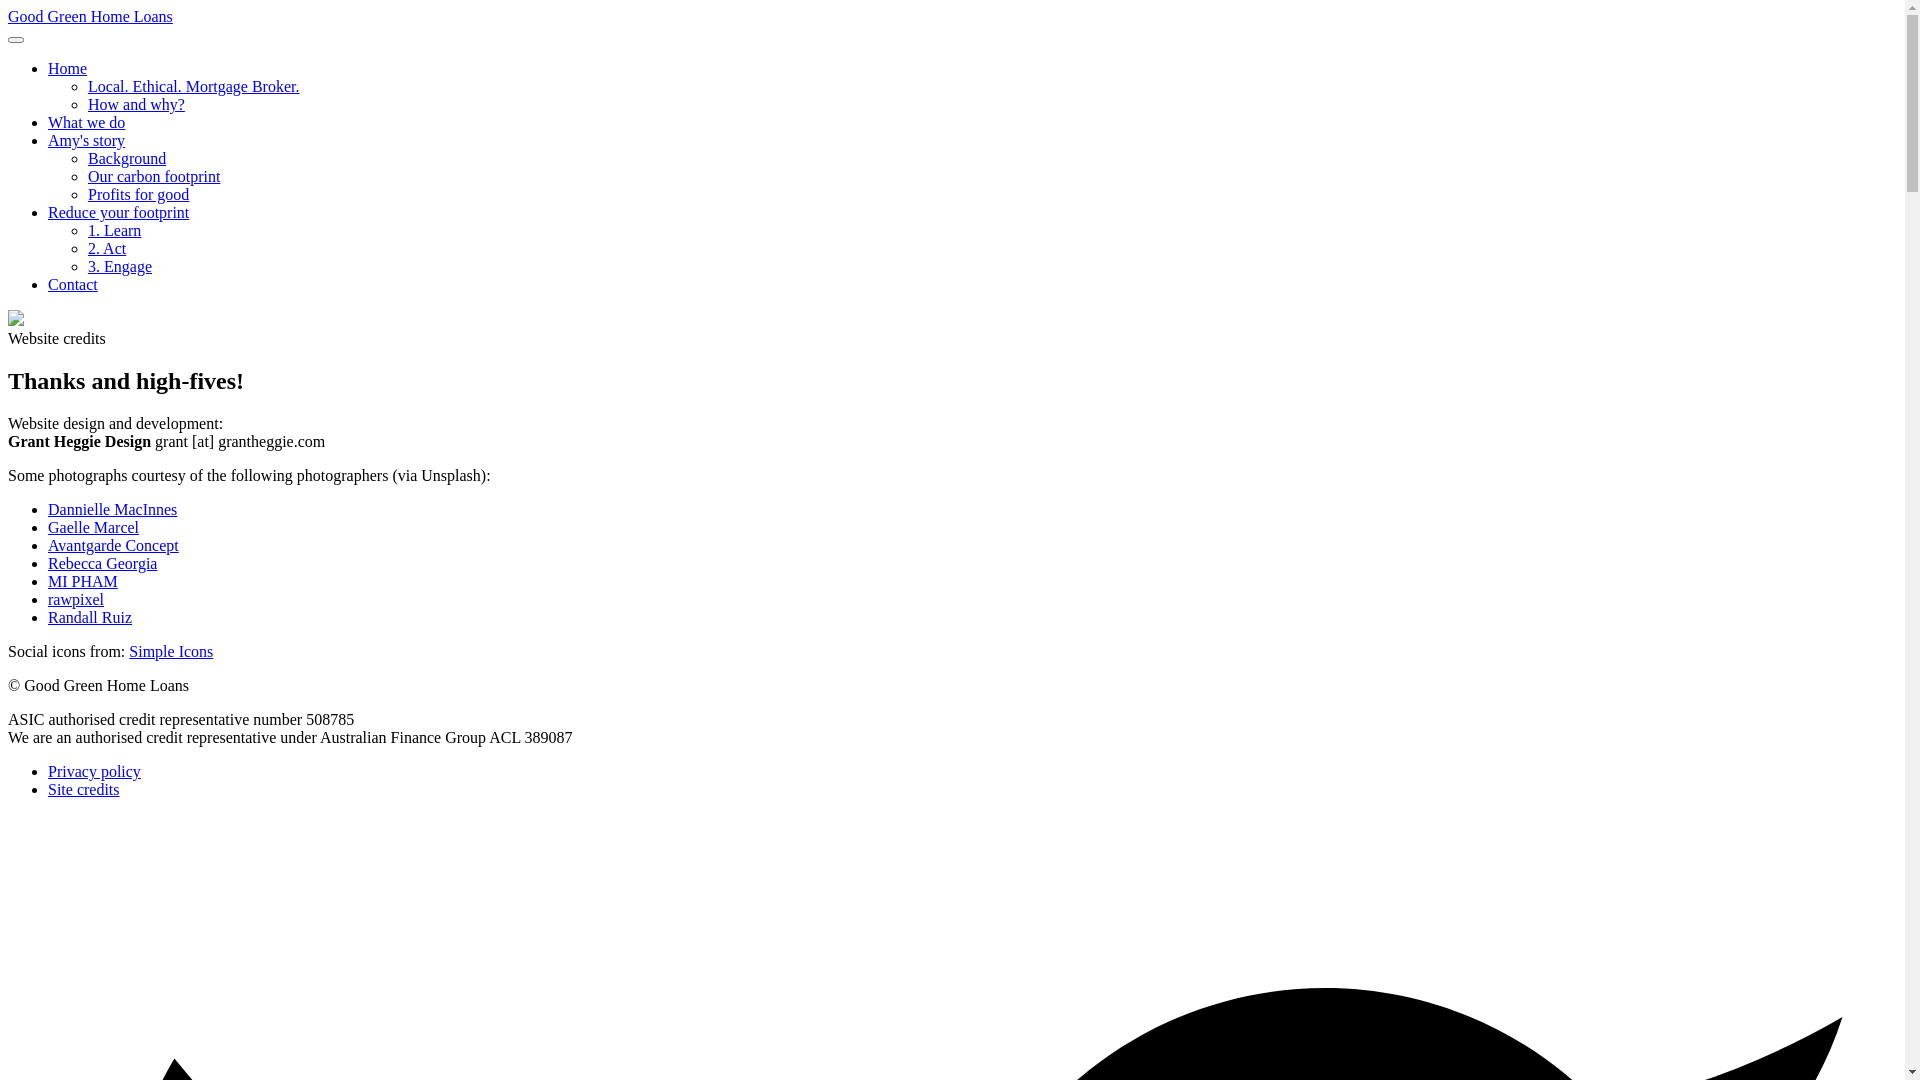  What do you see at coordinates (48, 581) in the screenshot?
I see `'MI PHAM'` at bounding box center [48, 581].